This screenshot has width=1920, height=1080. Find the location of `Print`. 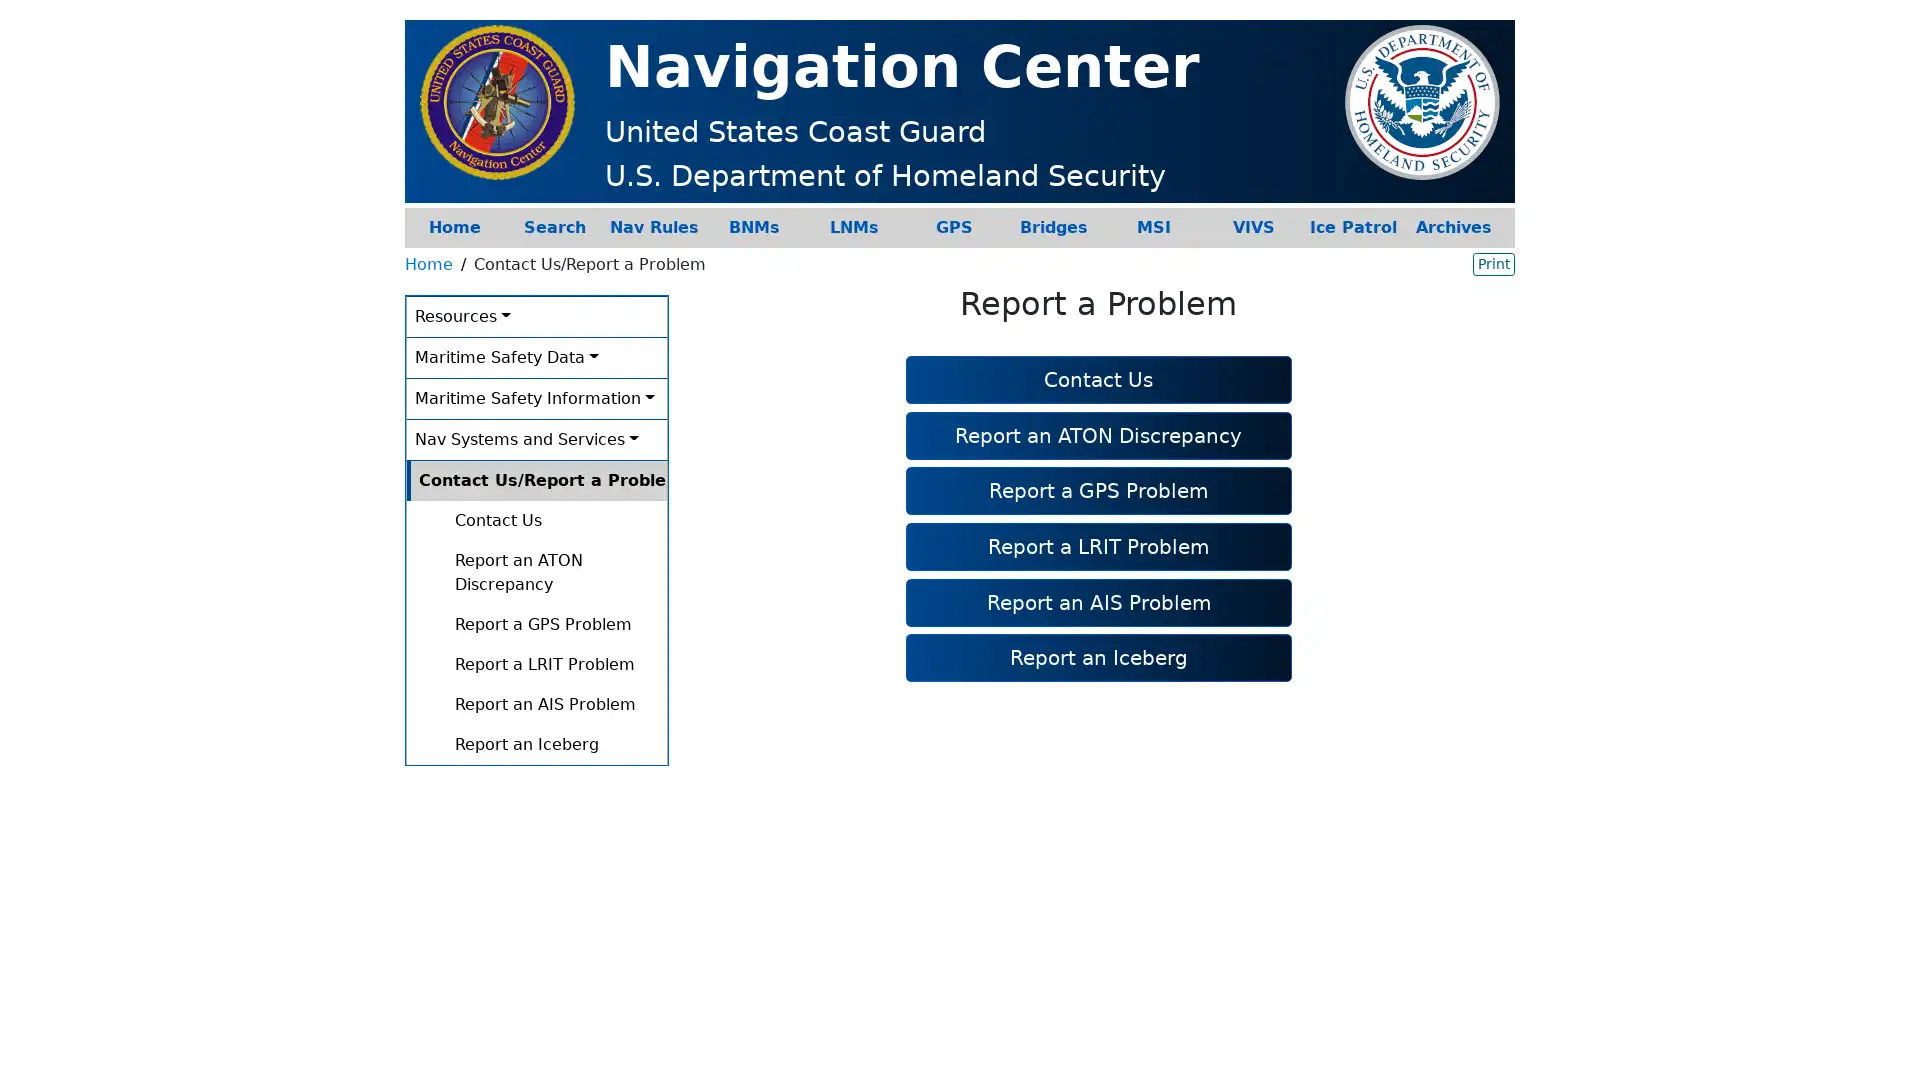

Print is located at coordinates (1493, 262).